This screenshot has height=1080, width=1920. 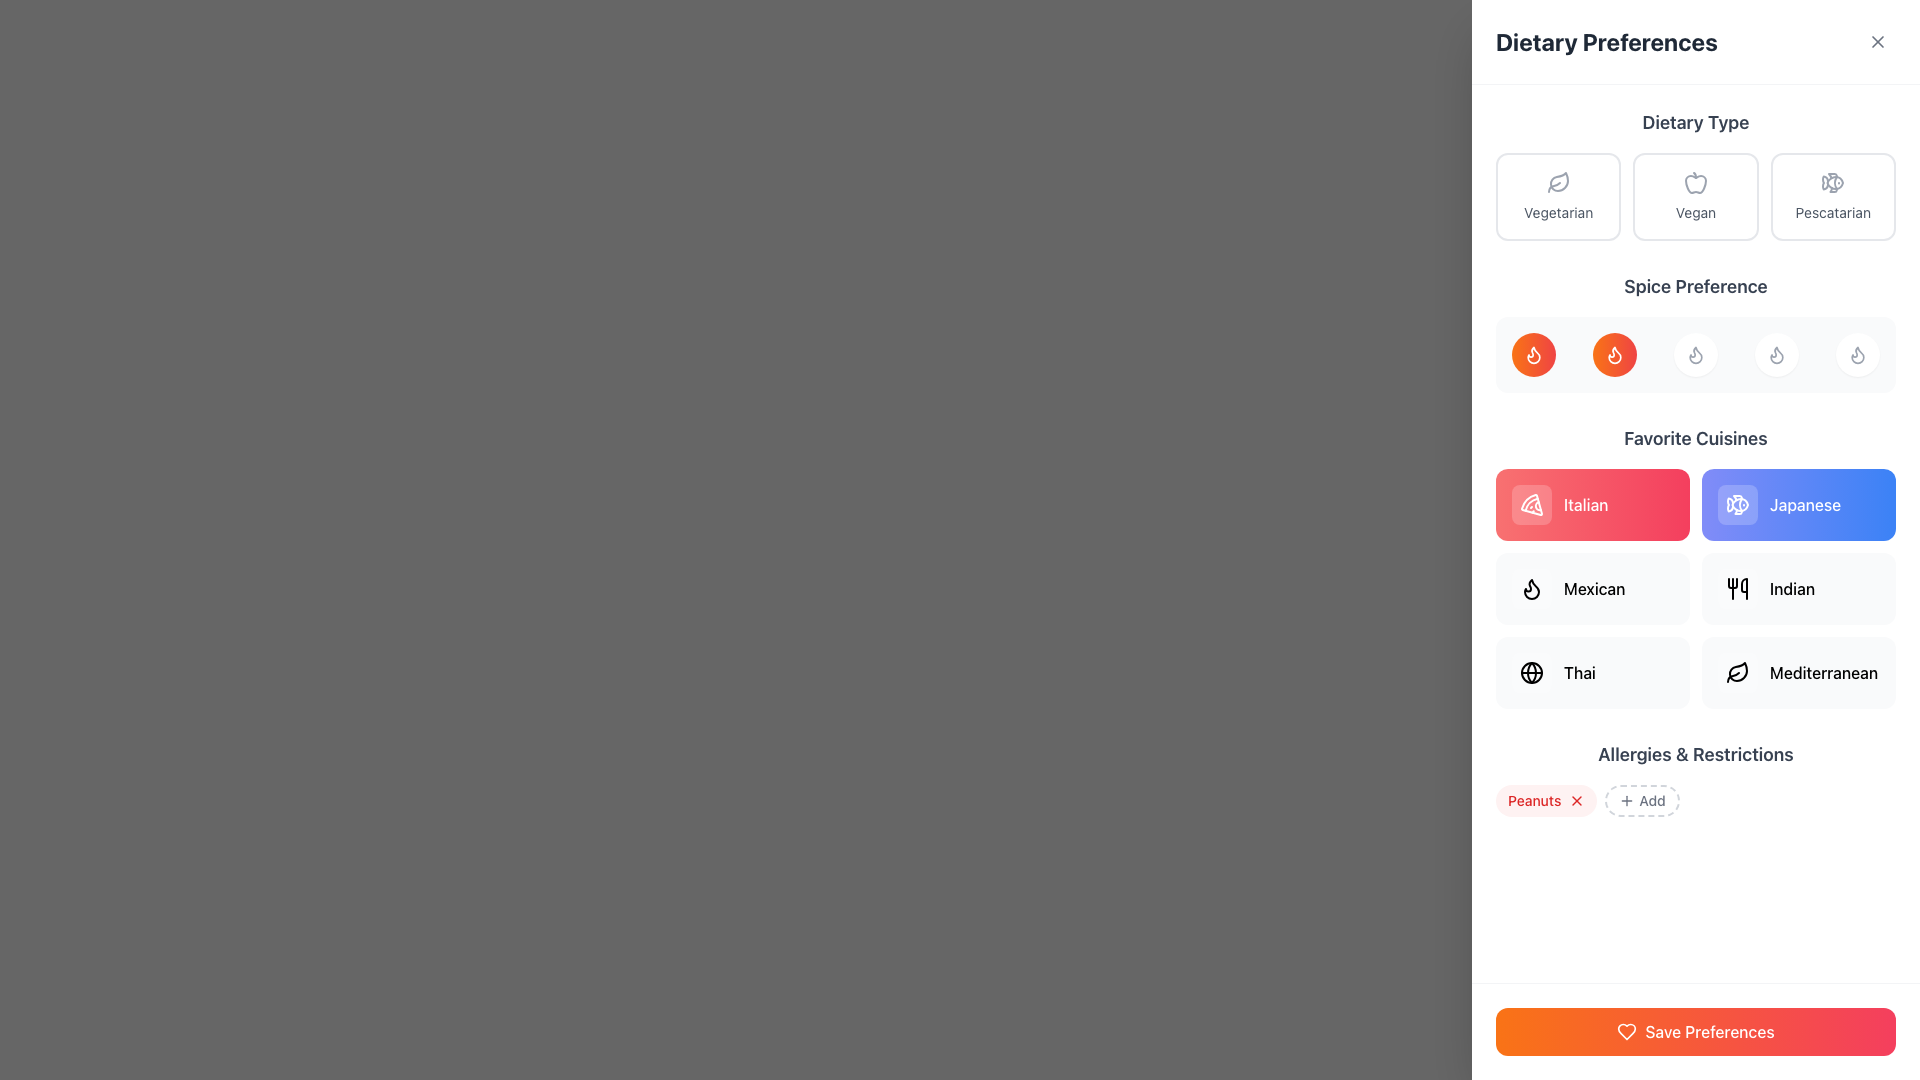 What do you see at coordinates (1614, 353) in the screenshot?
I see `the interactive circular button with a gradient orange-to-red background and a white flame icon, located` at bounding box center [1614, 353].